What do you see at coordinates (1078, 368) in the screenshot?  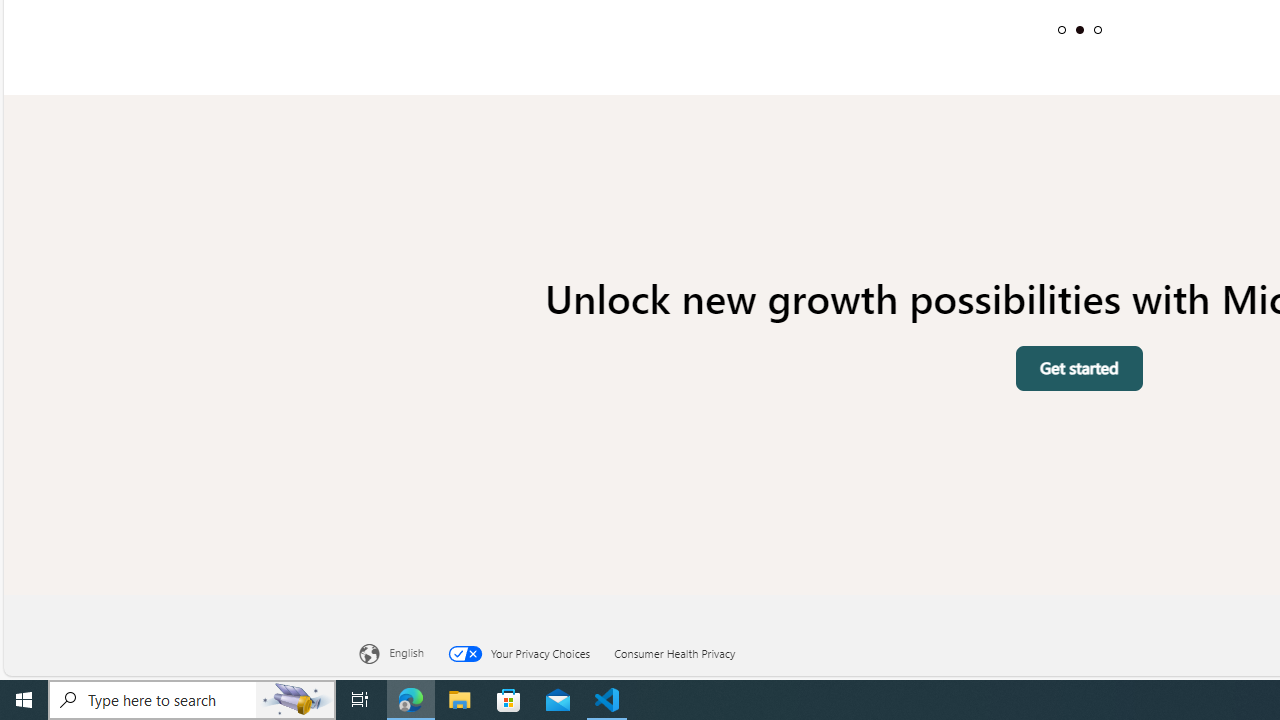 I see `'Get started'` at bounding box center [1078, 368].